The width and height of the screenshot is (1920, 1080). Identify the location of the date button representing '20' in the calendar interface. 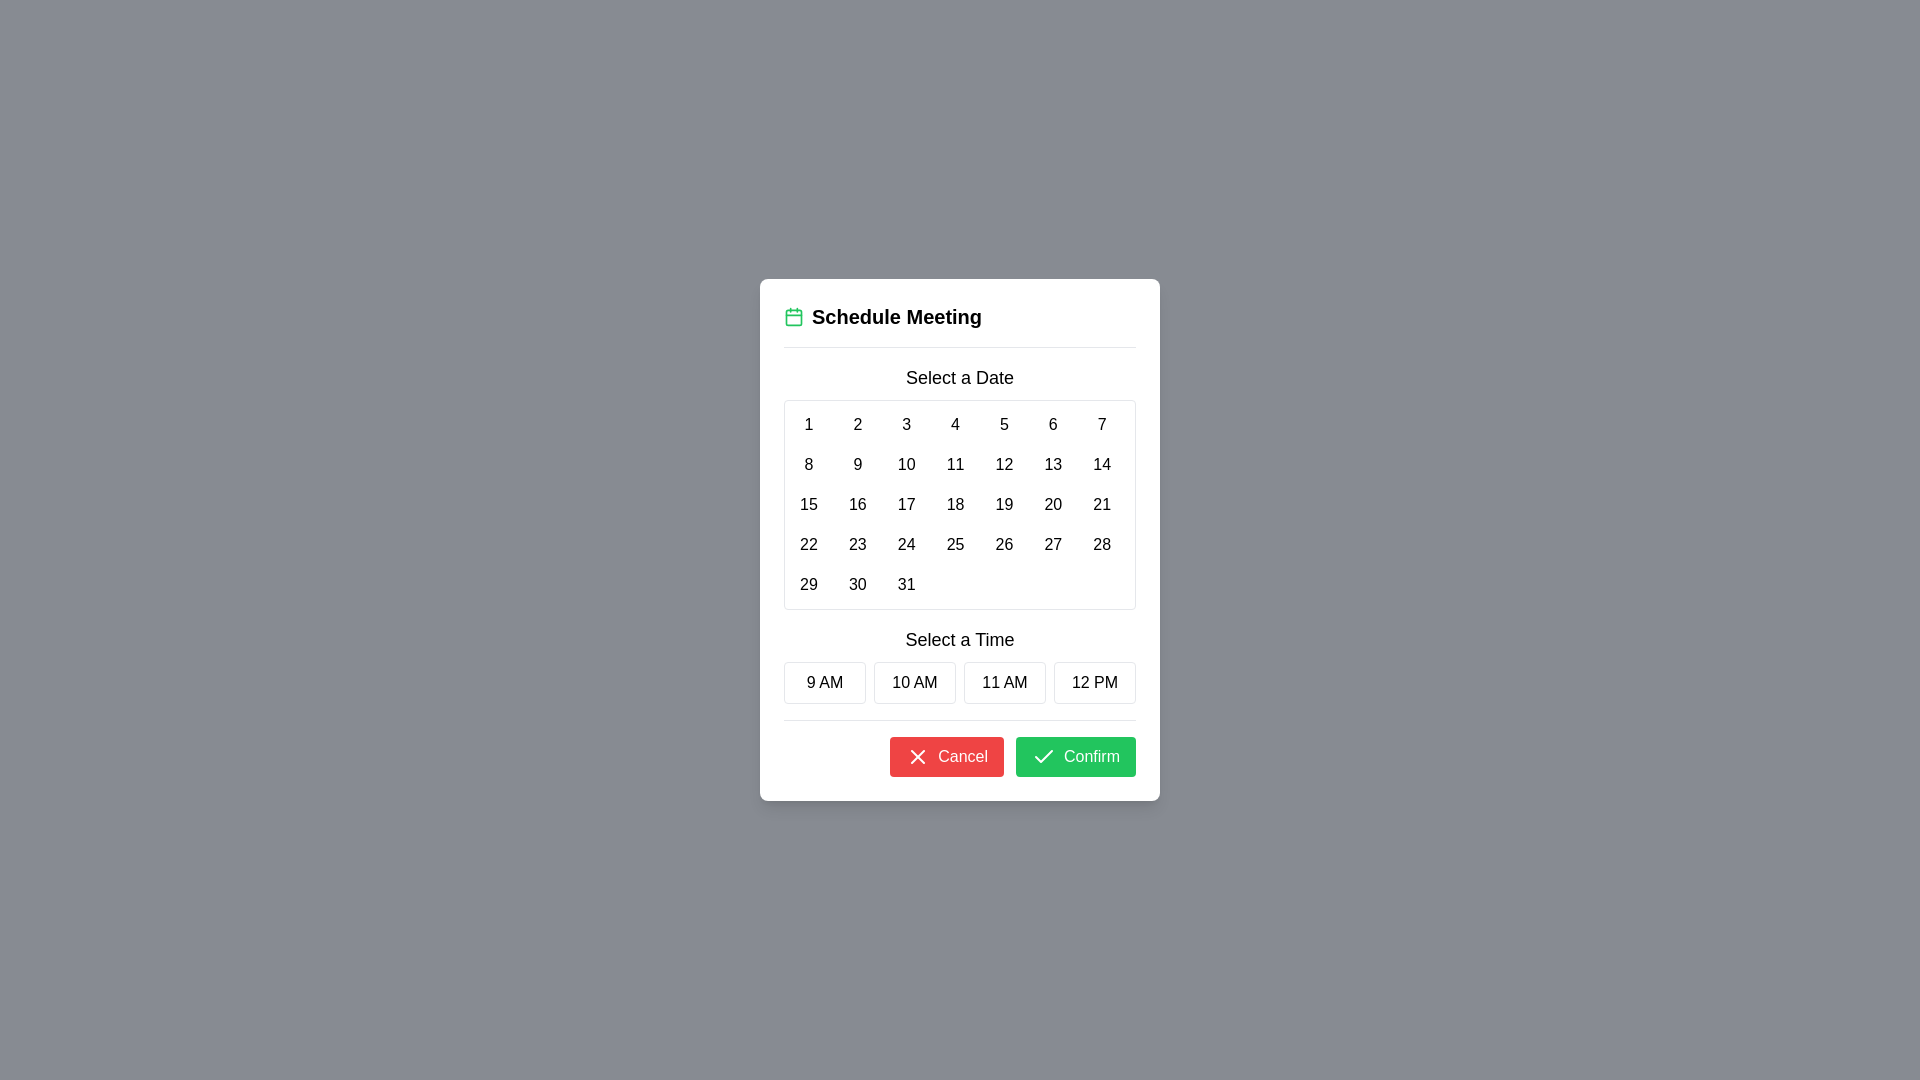
(1052, 504).